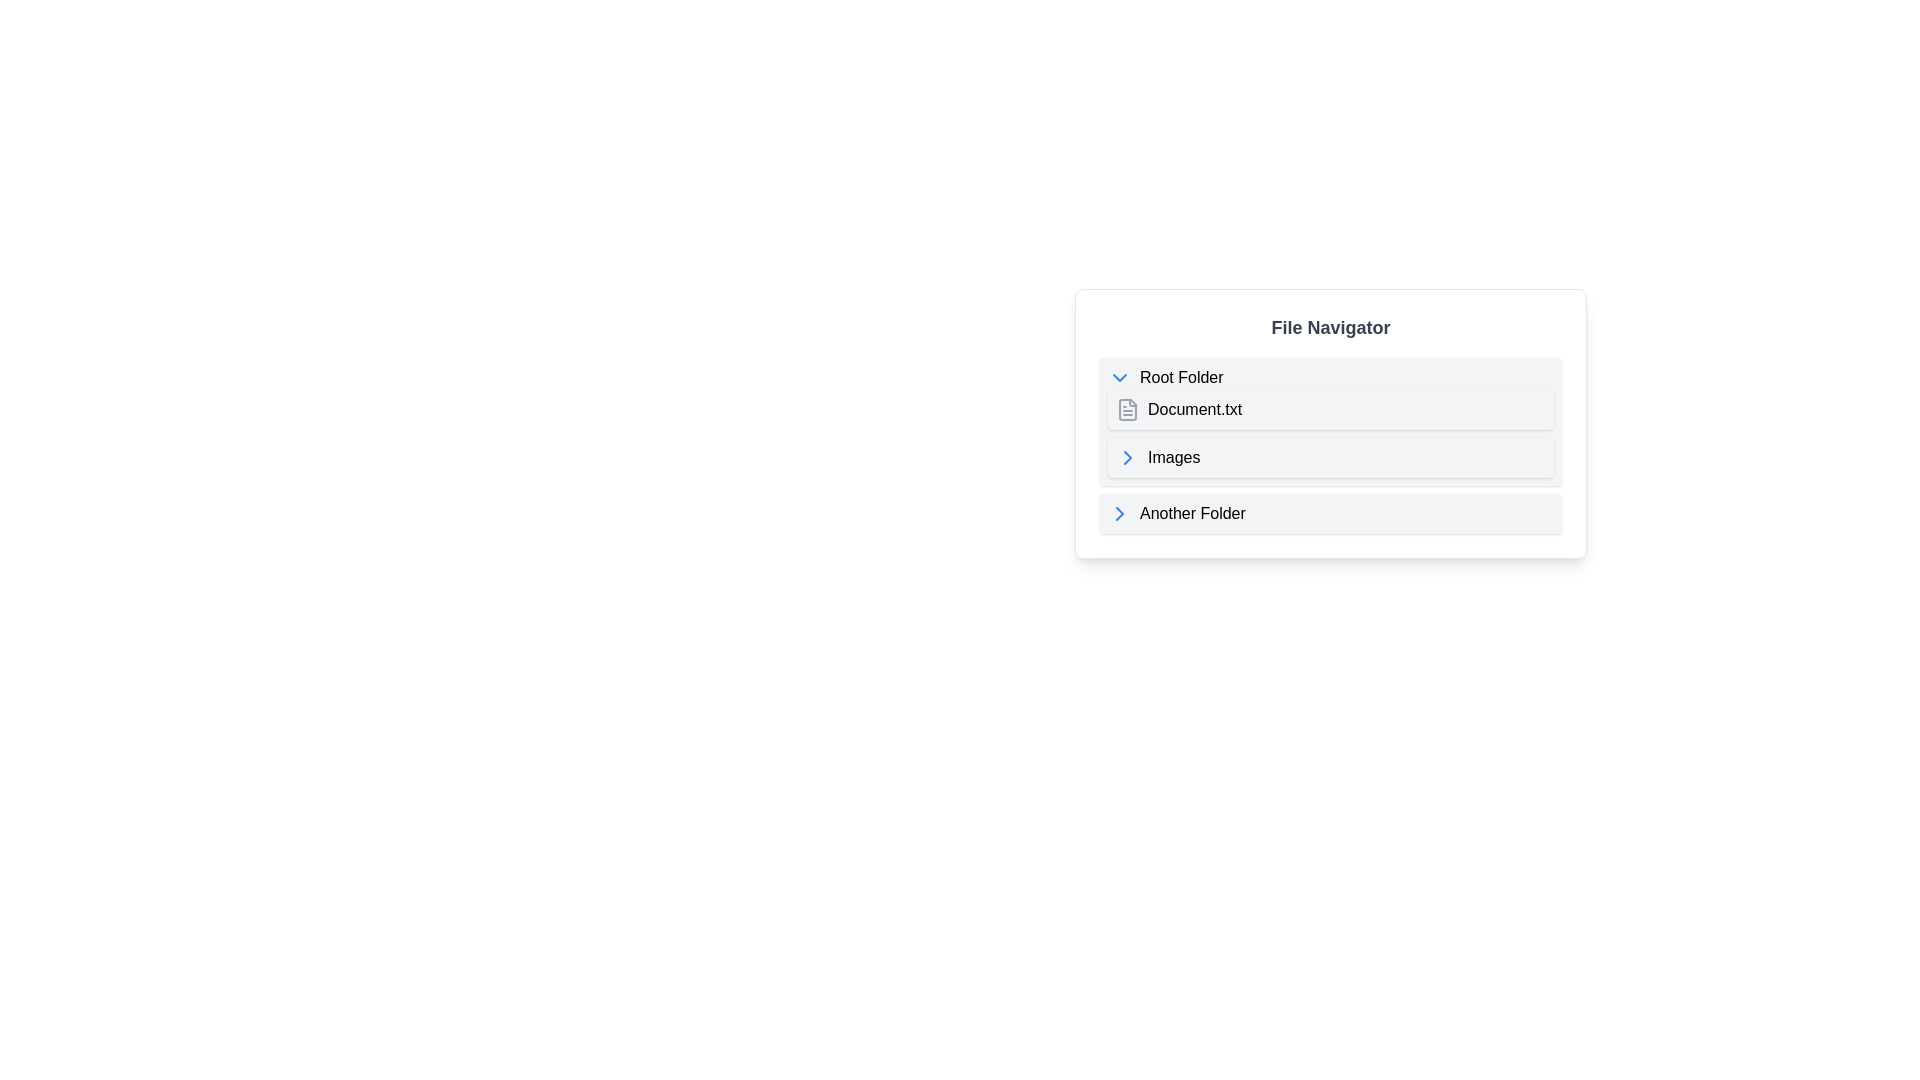  What do you see at coordinates (1174, 458) in the screenshot?
I see `the 'Images' clickable text link in the file navigator` at bounding box center [1174, 458].